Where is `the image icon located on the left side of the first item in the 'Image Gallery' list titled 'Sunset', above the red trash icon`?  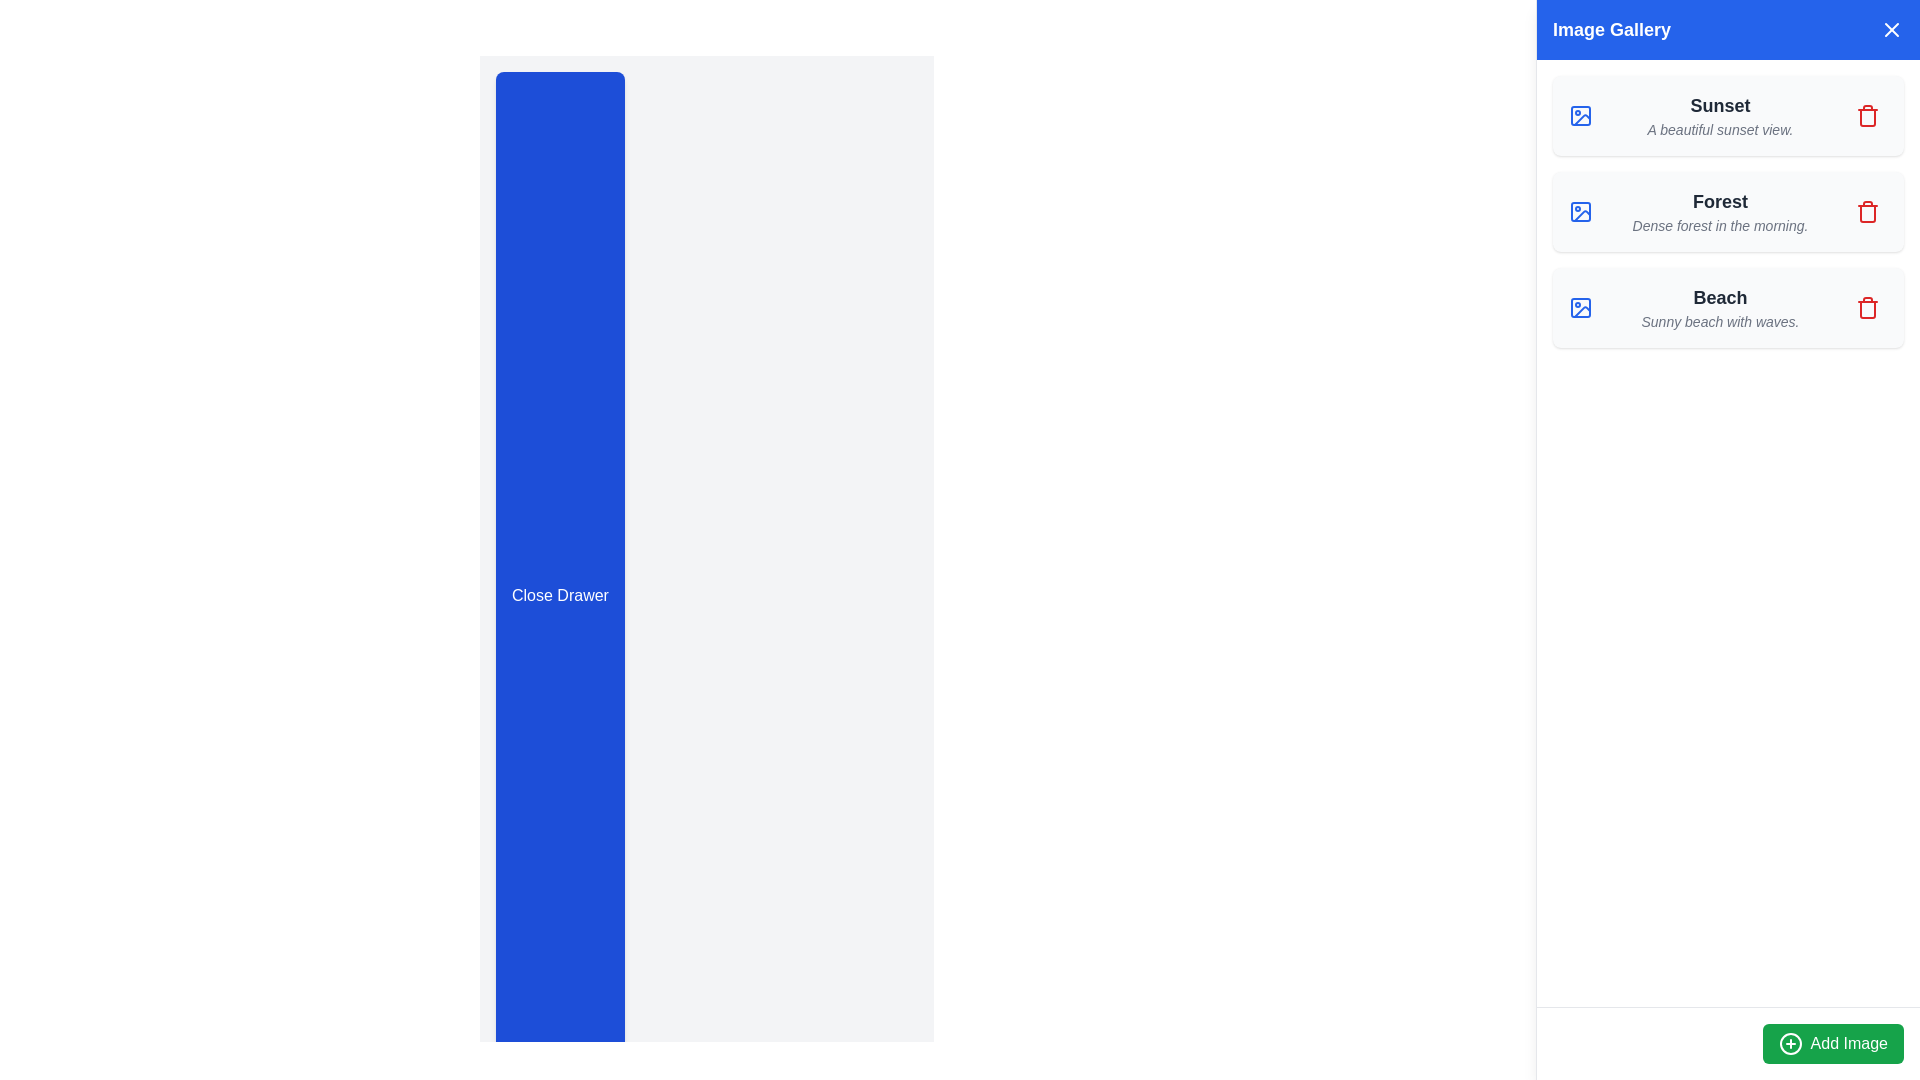
the image icon located on the left side of the first item in the 'Image Gallery' list titled 'Sunset', above the red trash icon is located at coordinates (1579, 115).